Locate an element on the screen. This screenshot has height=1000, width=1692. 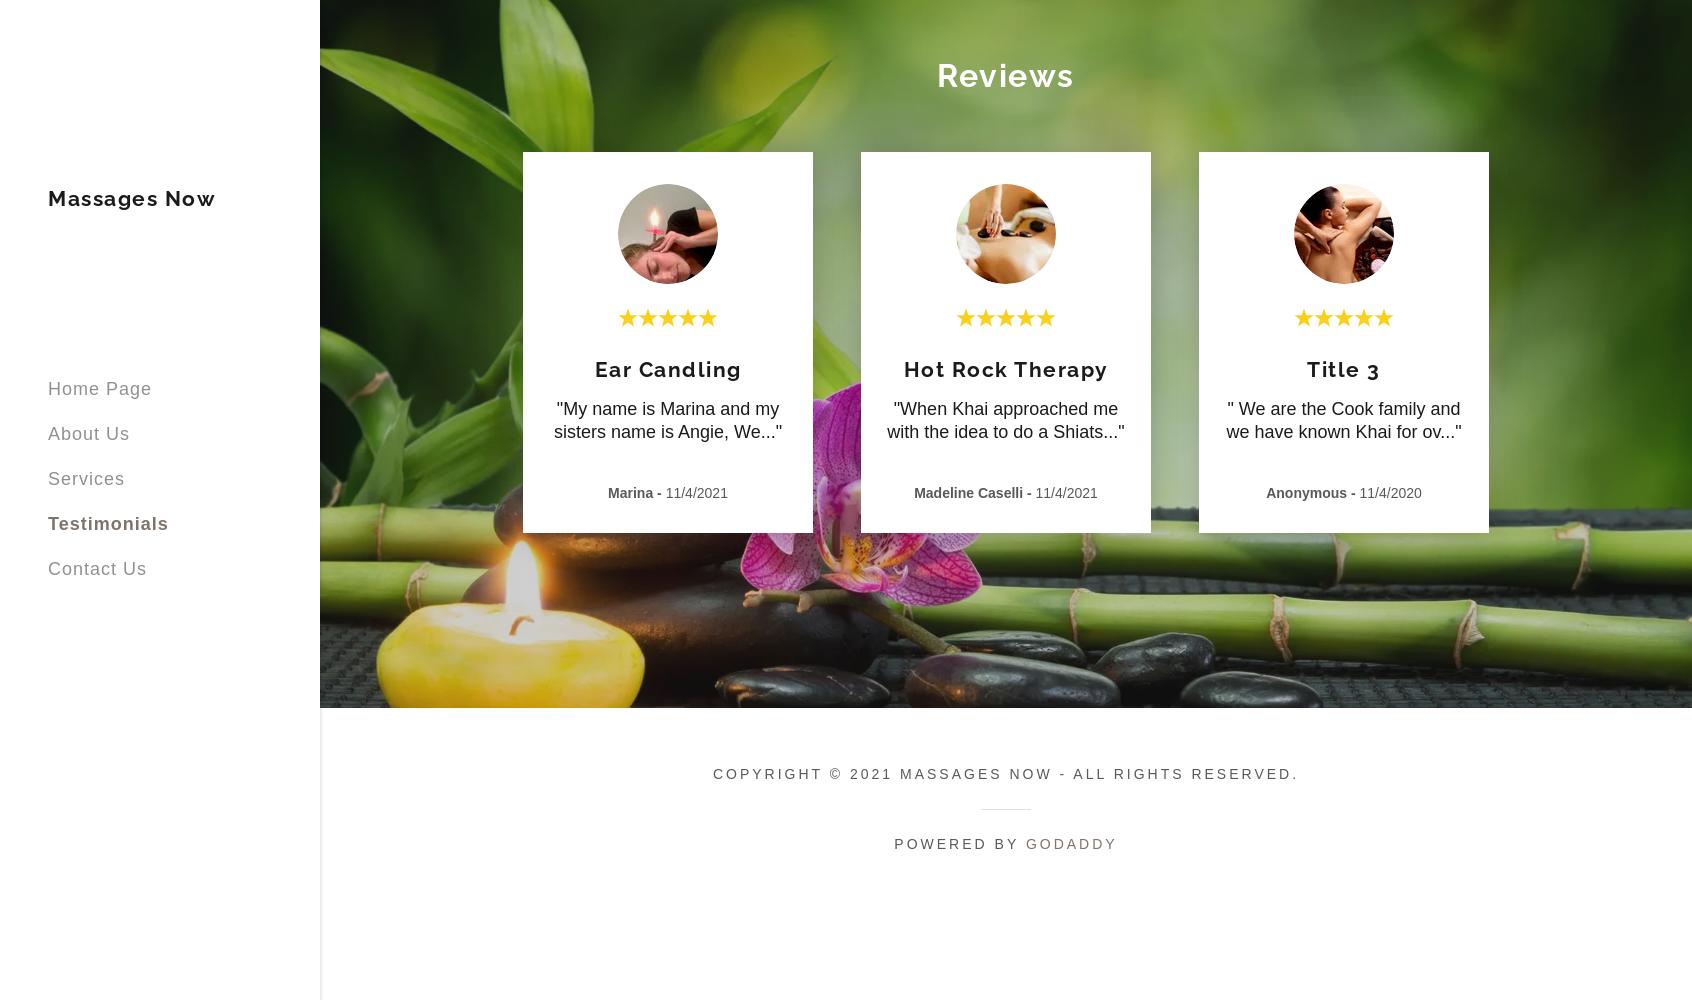
'we have known Khai for ov' is located at coordinates (1331, 432).